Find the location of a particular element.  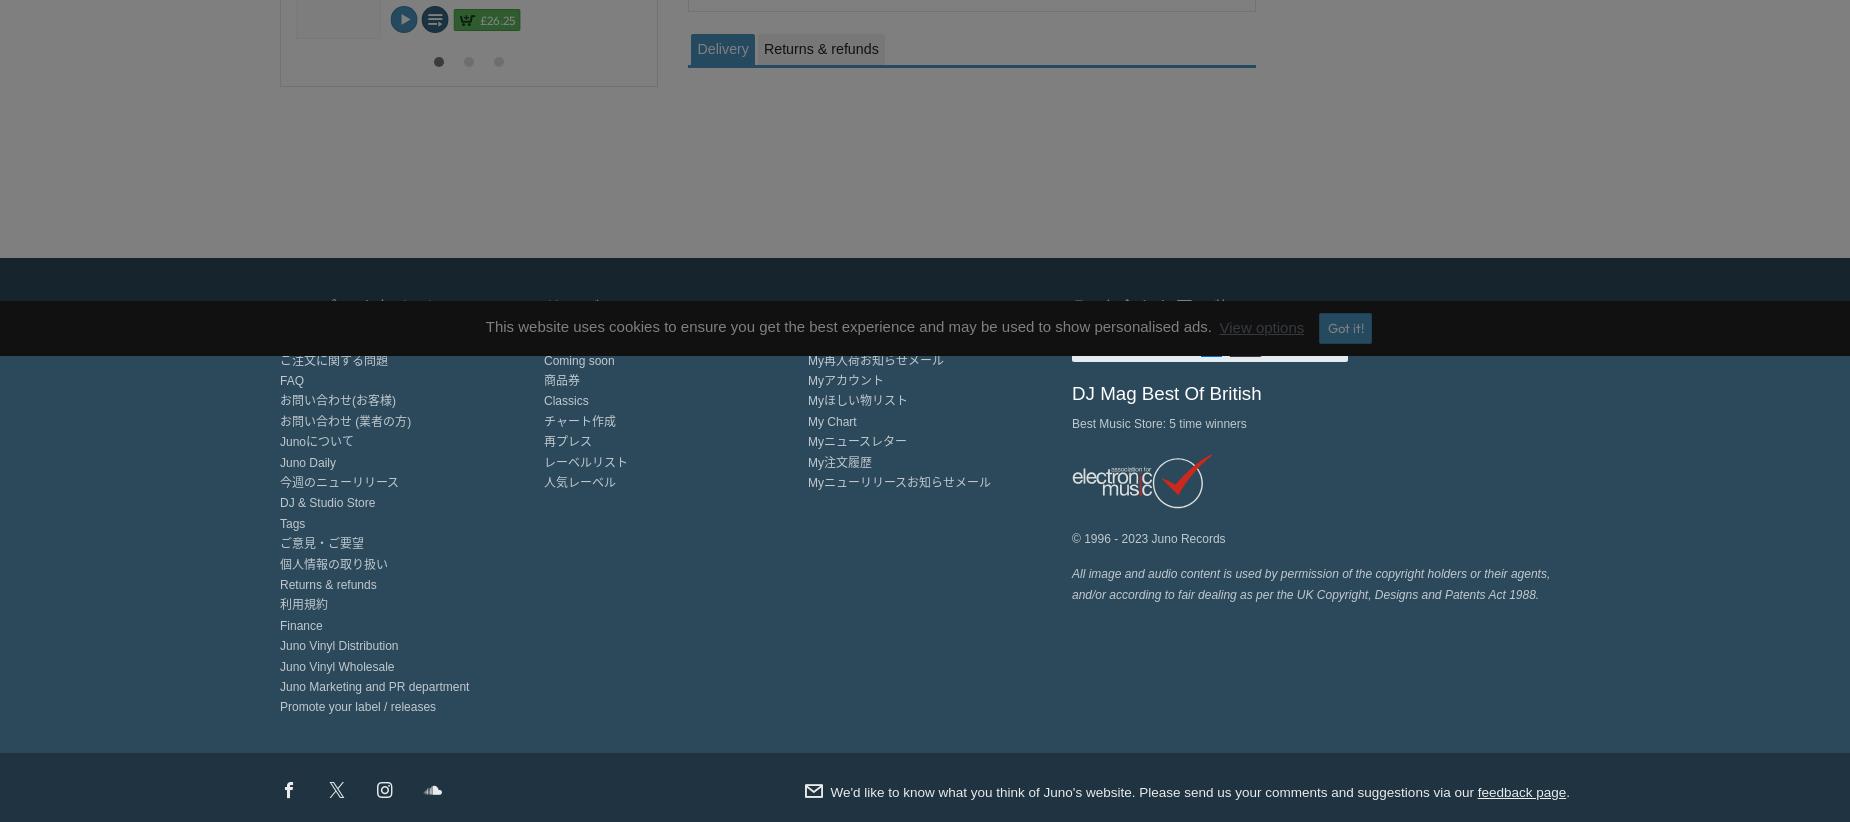

'お問い合わせ (業者の方)' is located at coordinates (344, 420).